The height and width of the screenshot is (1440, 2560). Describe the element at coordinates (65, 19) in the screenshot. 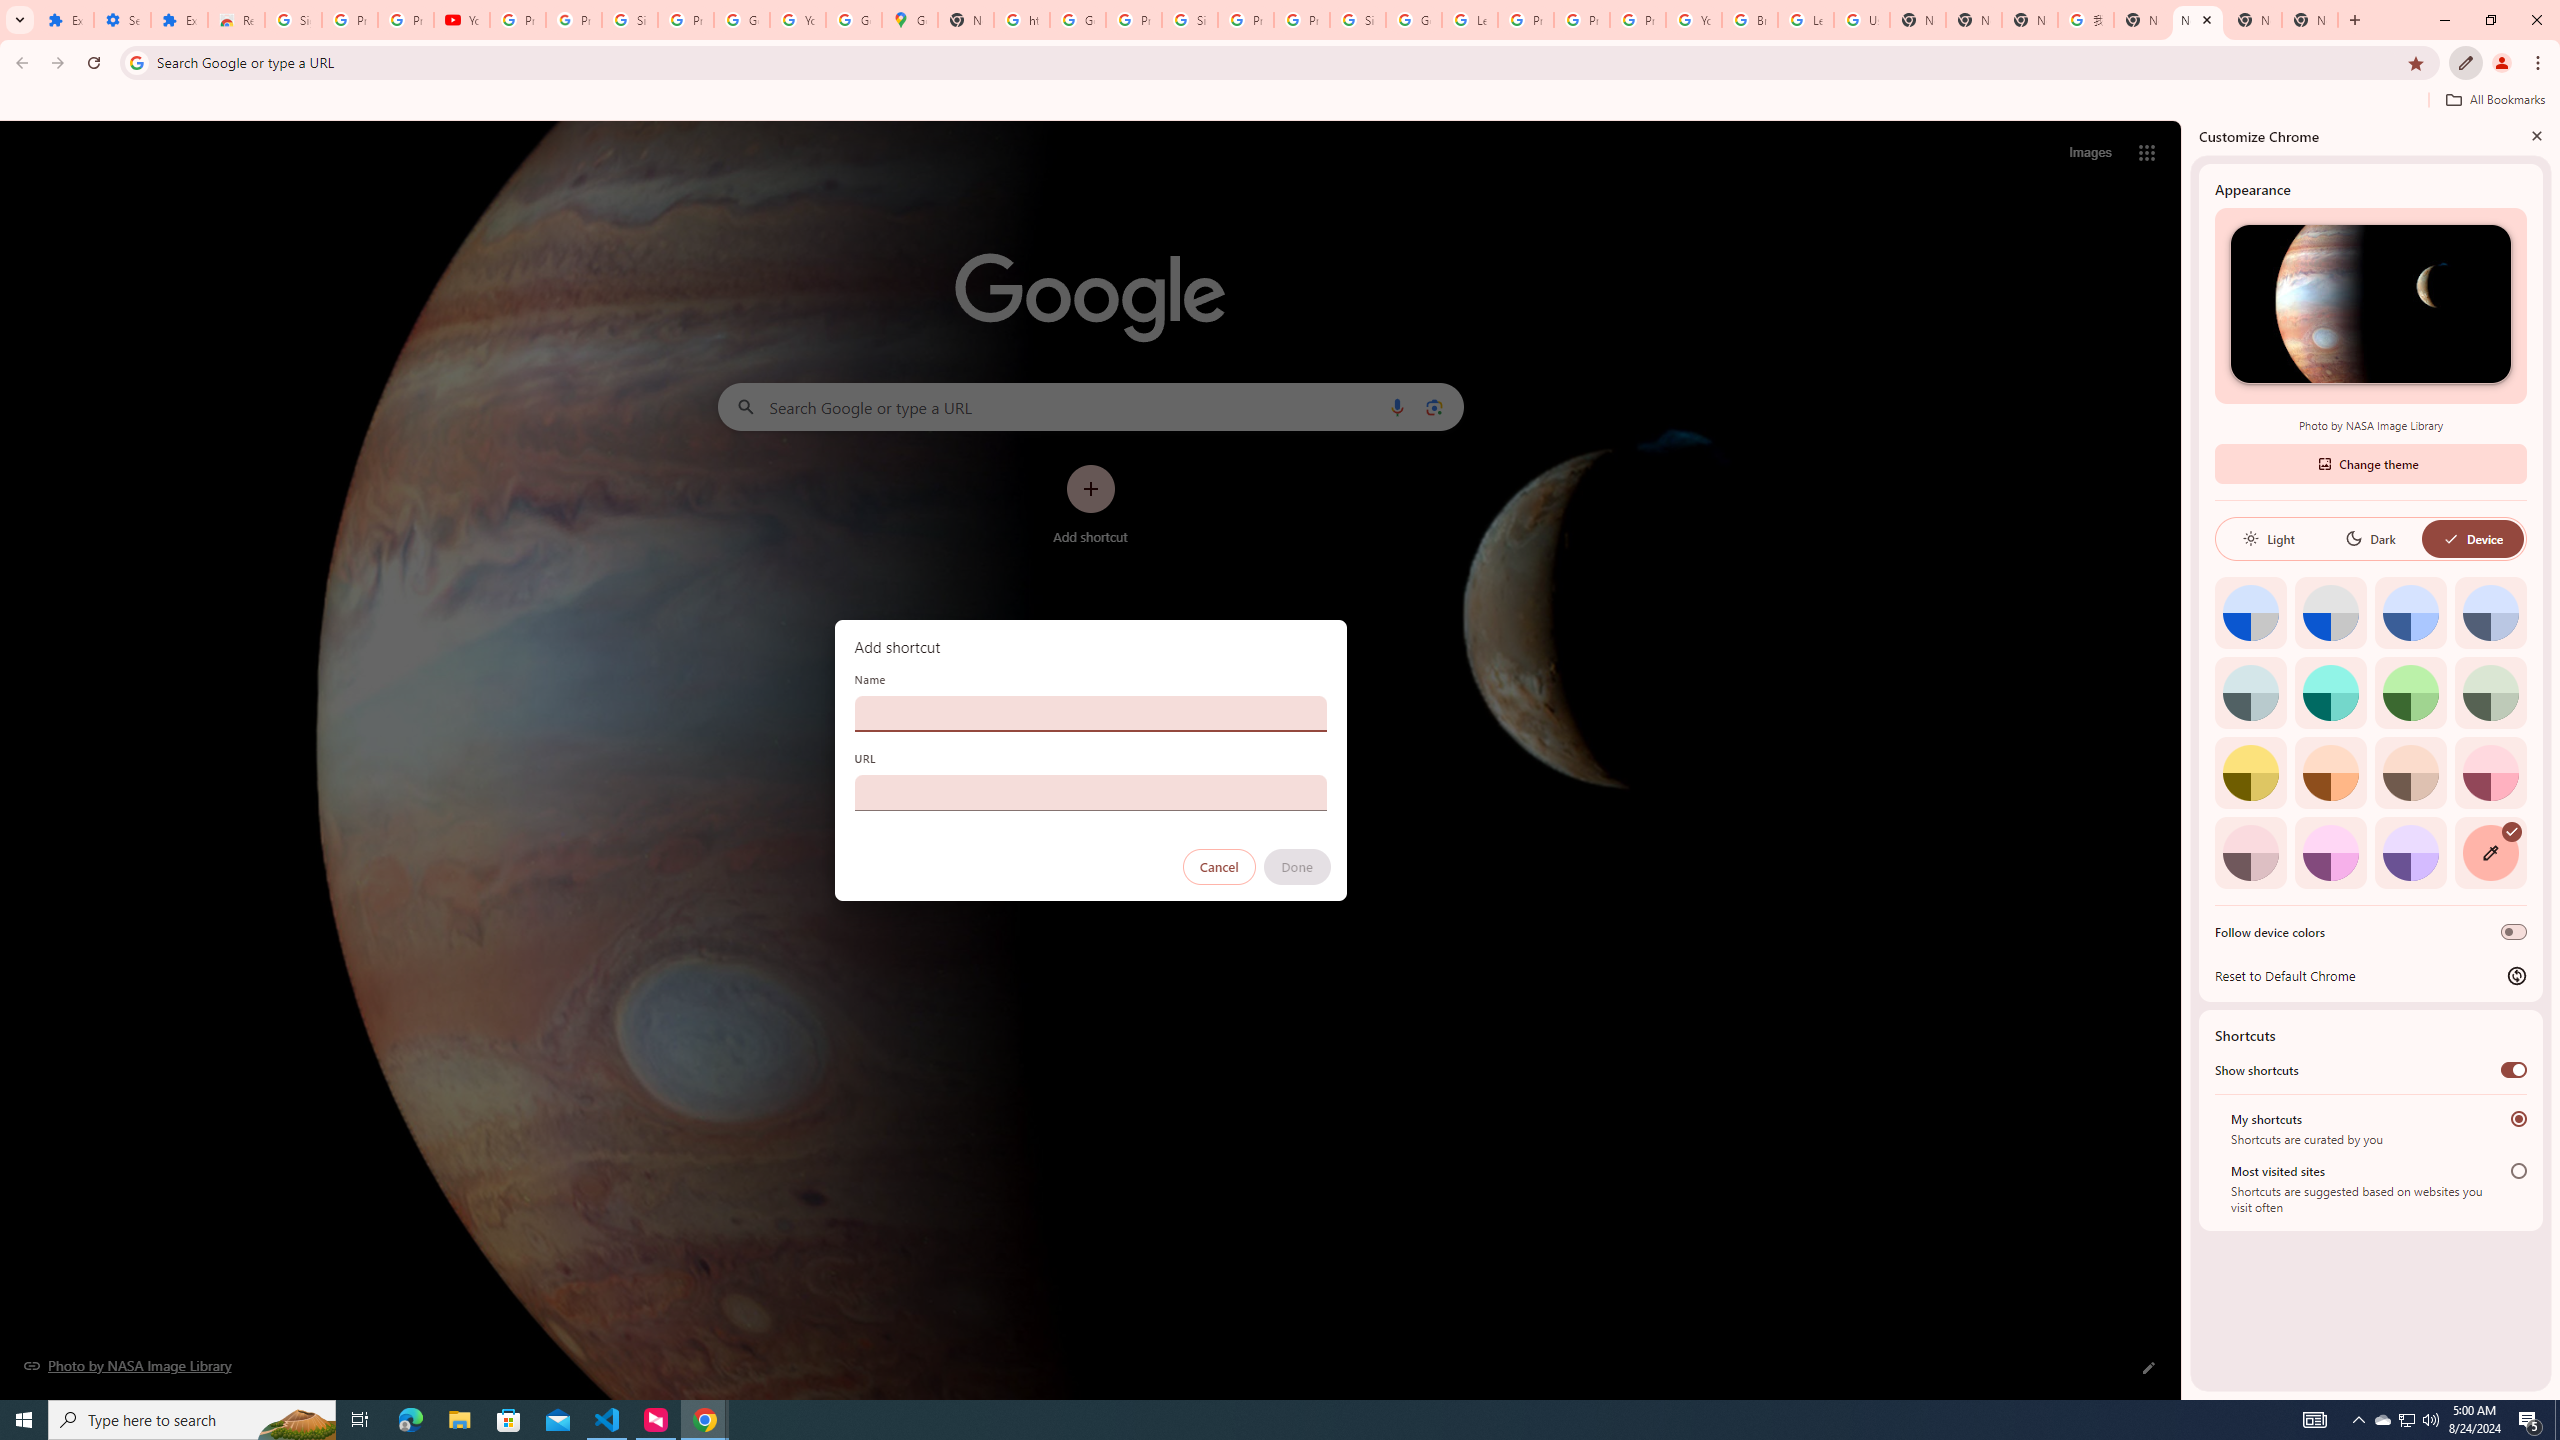

I see `'Extensions'` at that location.